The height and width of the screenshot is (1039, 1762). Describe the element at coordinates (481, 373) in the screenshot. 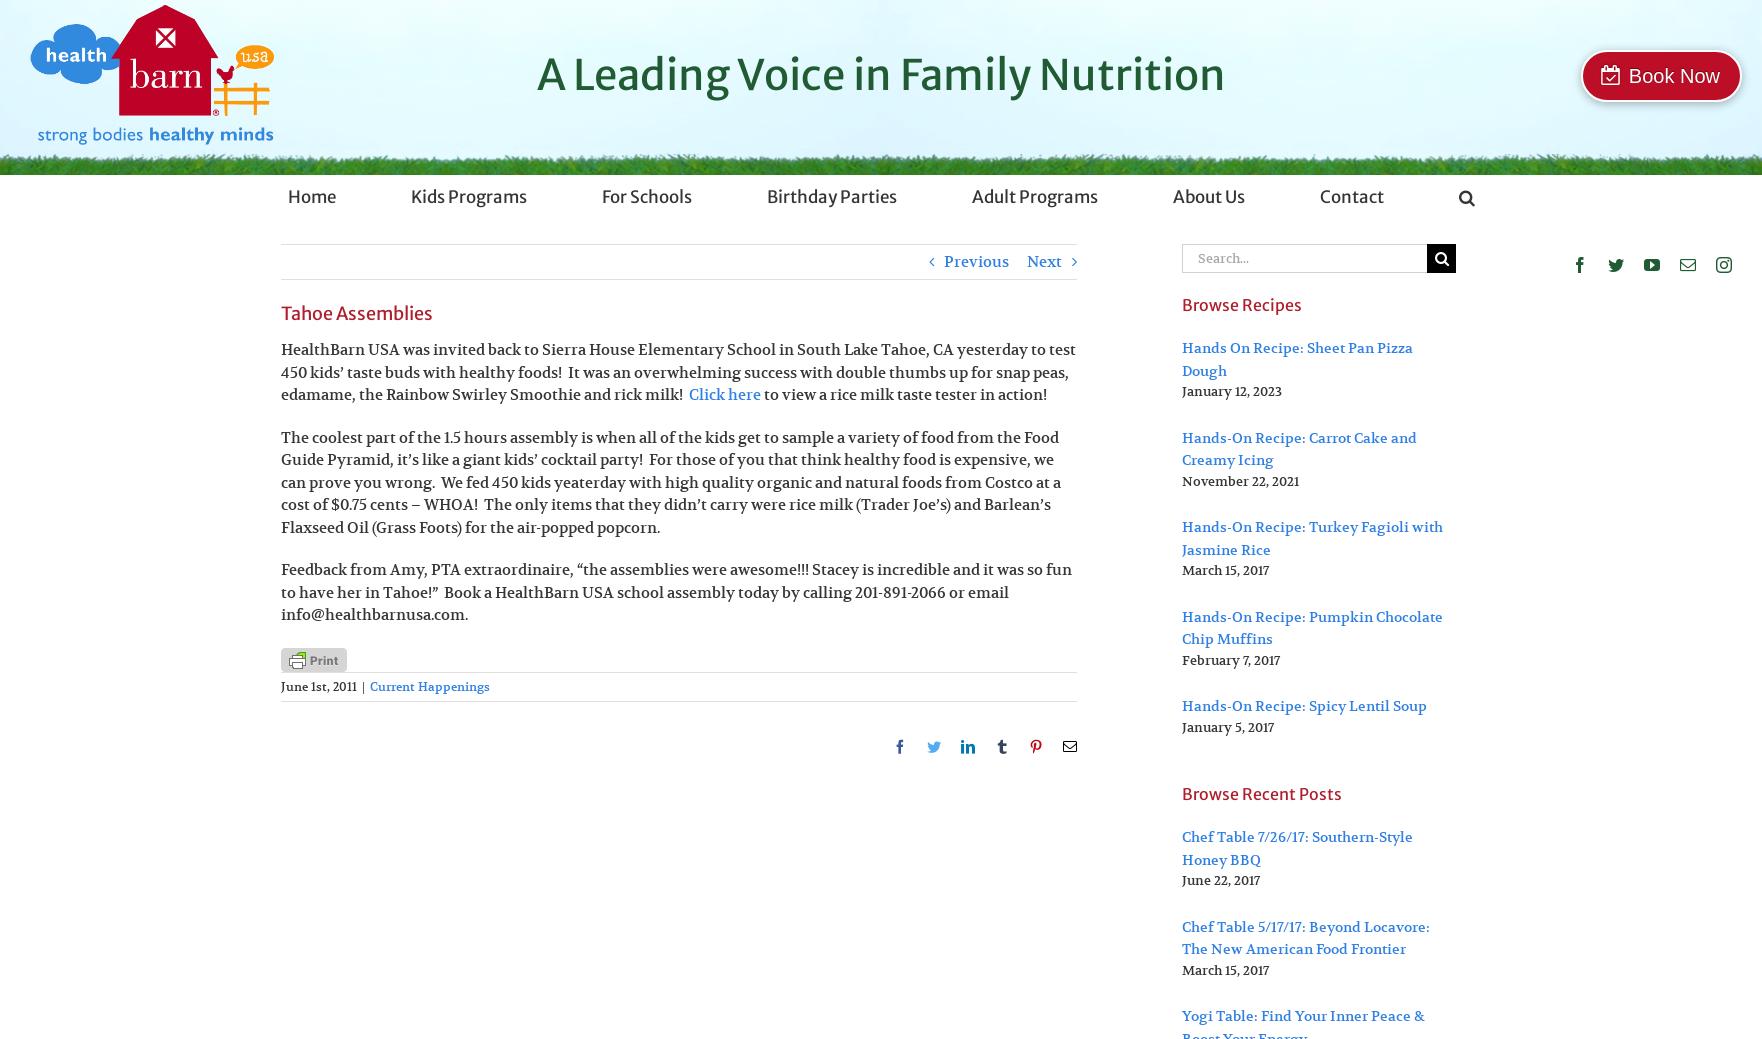

I see `'Sprouts, Age 5-7'` at that location.